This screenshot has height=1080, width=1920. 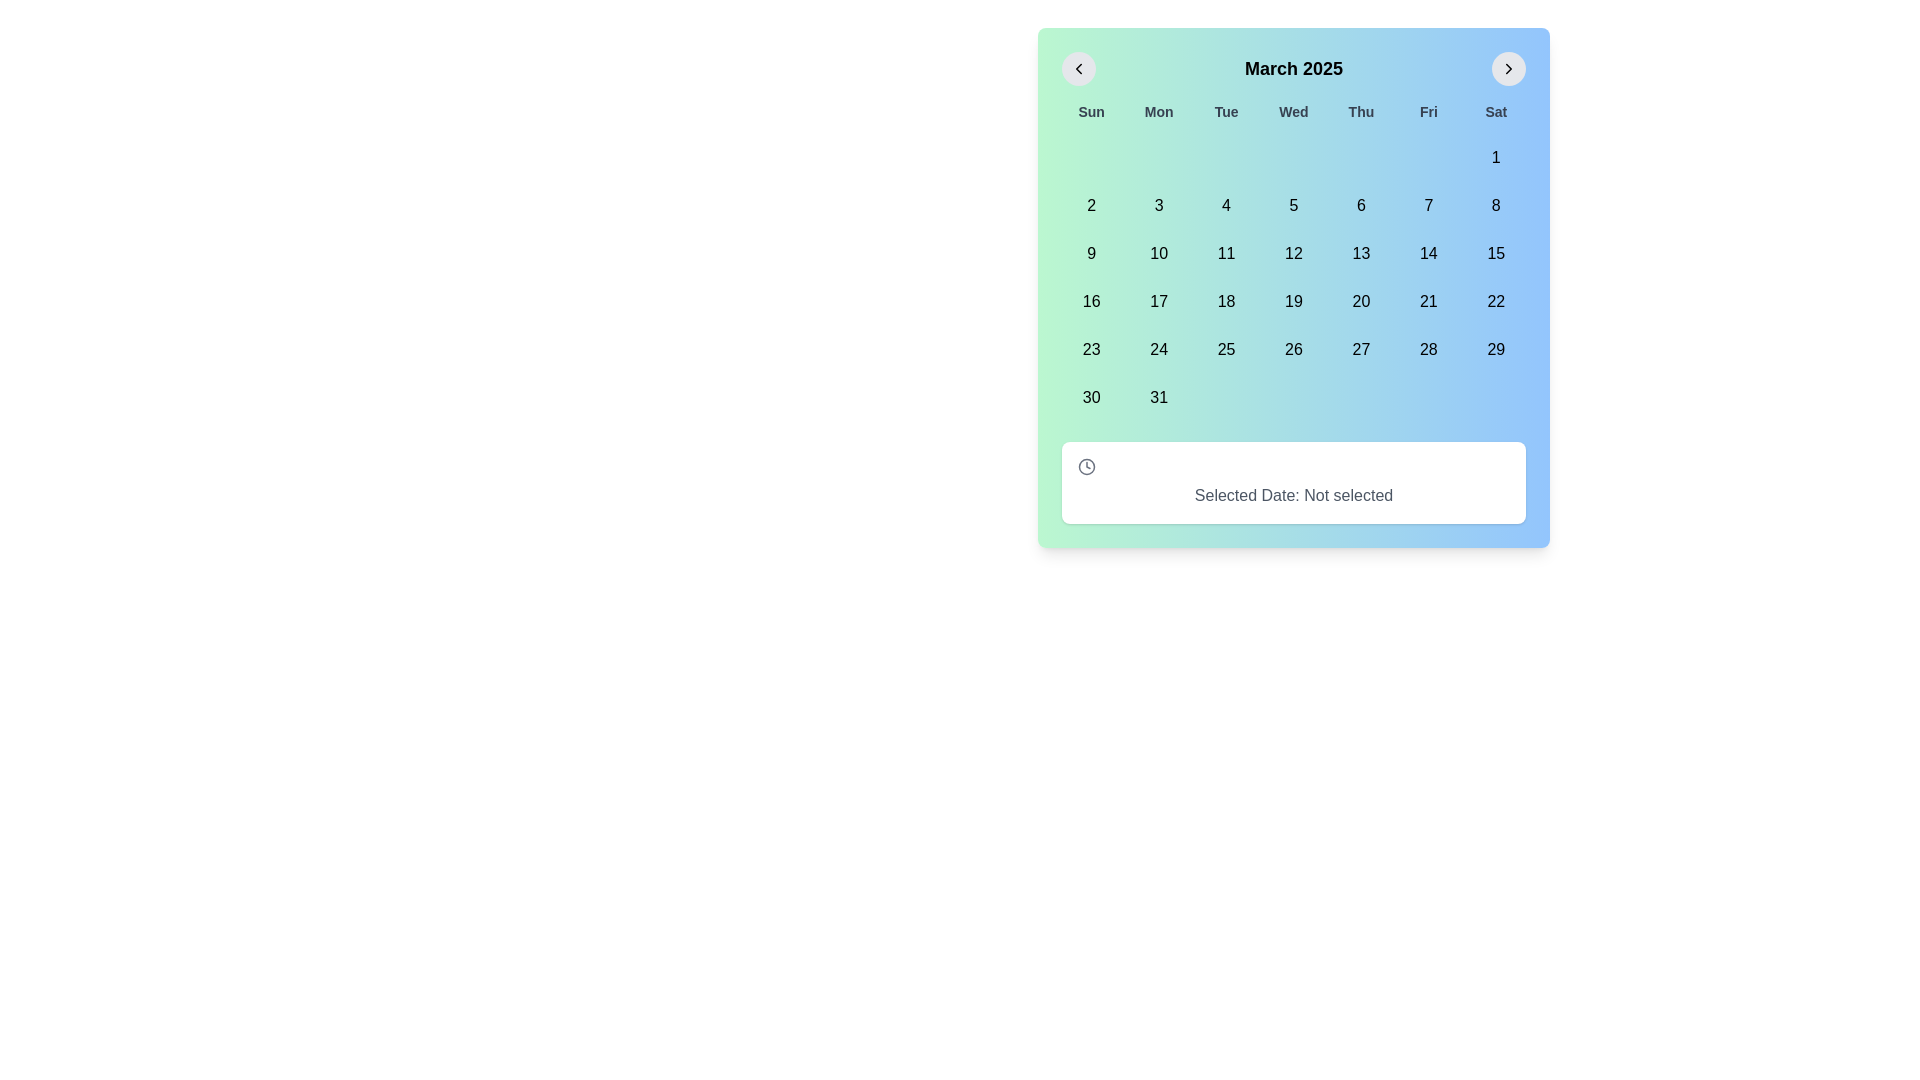 What do you see at coordinates (1496, 349) in the screenshot?
I see `the date button representing '29' in the Saturday column of the March 2025 calendar` at bounding box center [1496, 349].